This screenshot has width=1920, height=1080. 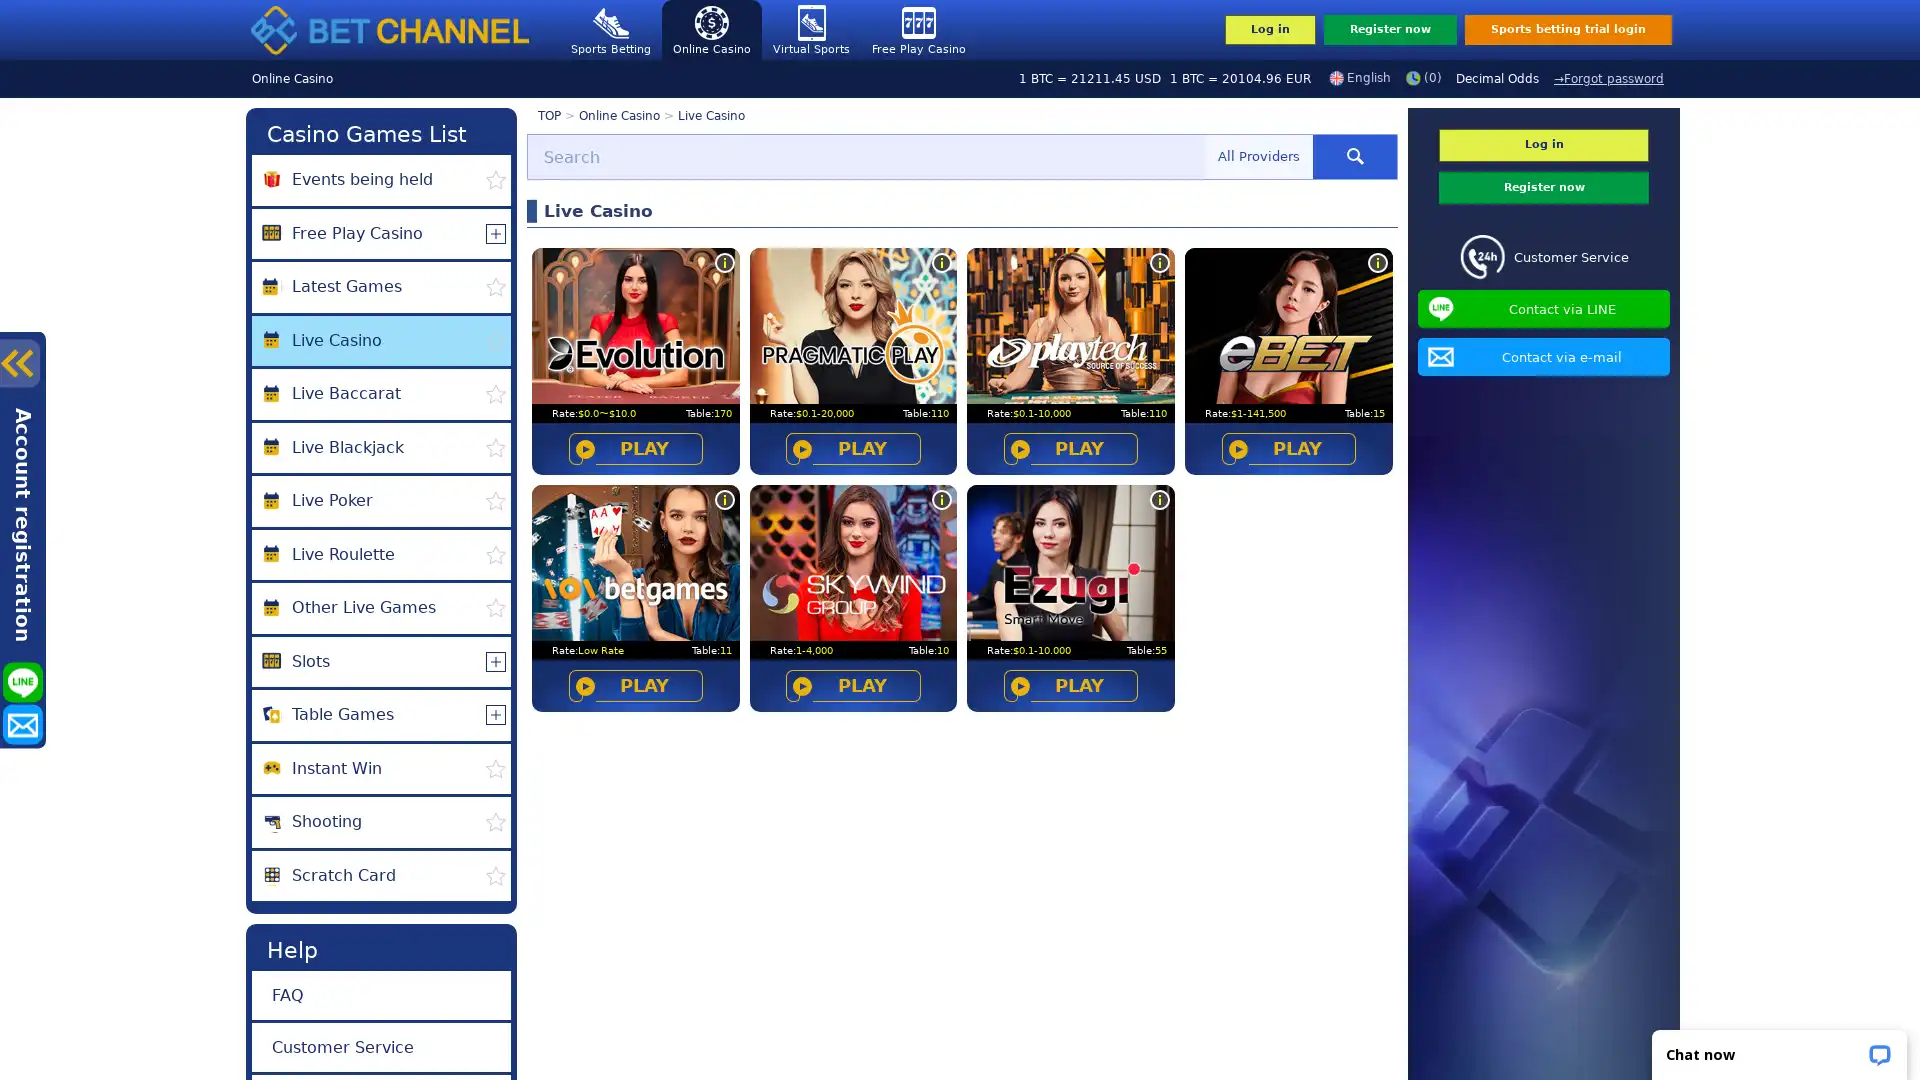 I want to click on PLAY, so click(x=853, y=447).